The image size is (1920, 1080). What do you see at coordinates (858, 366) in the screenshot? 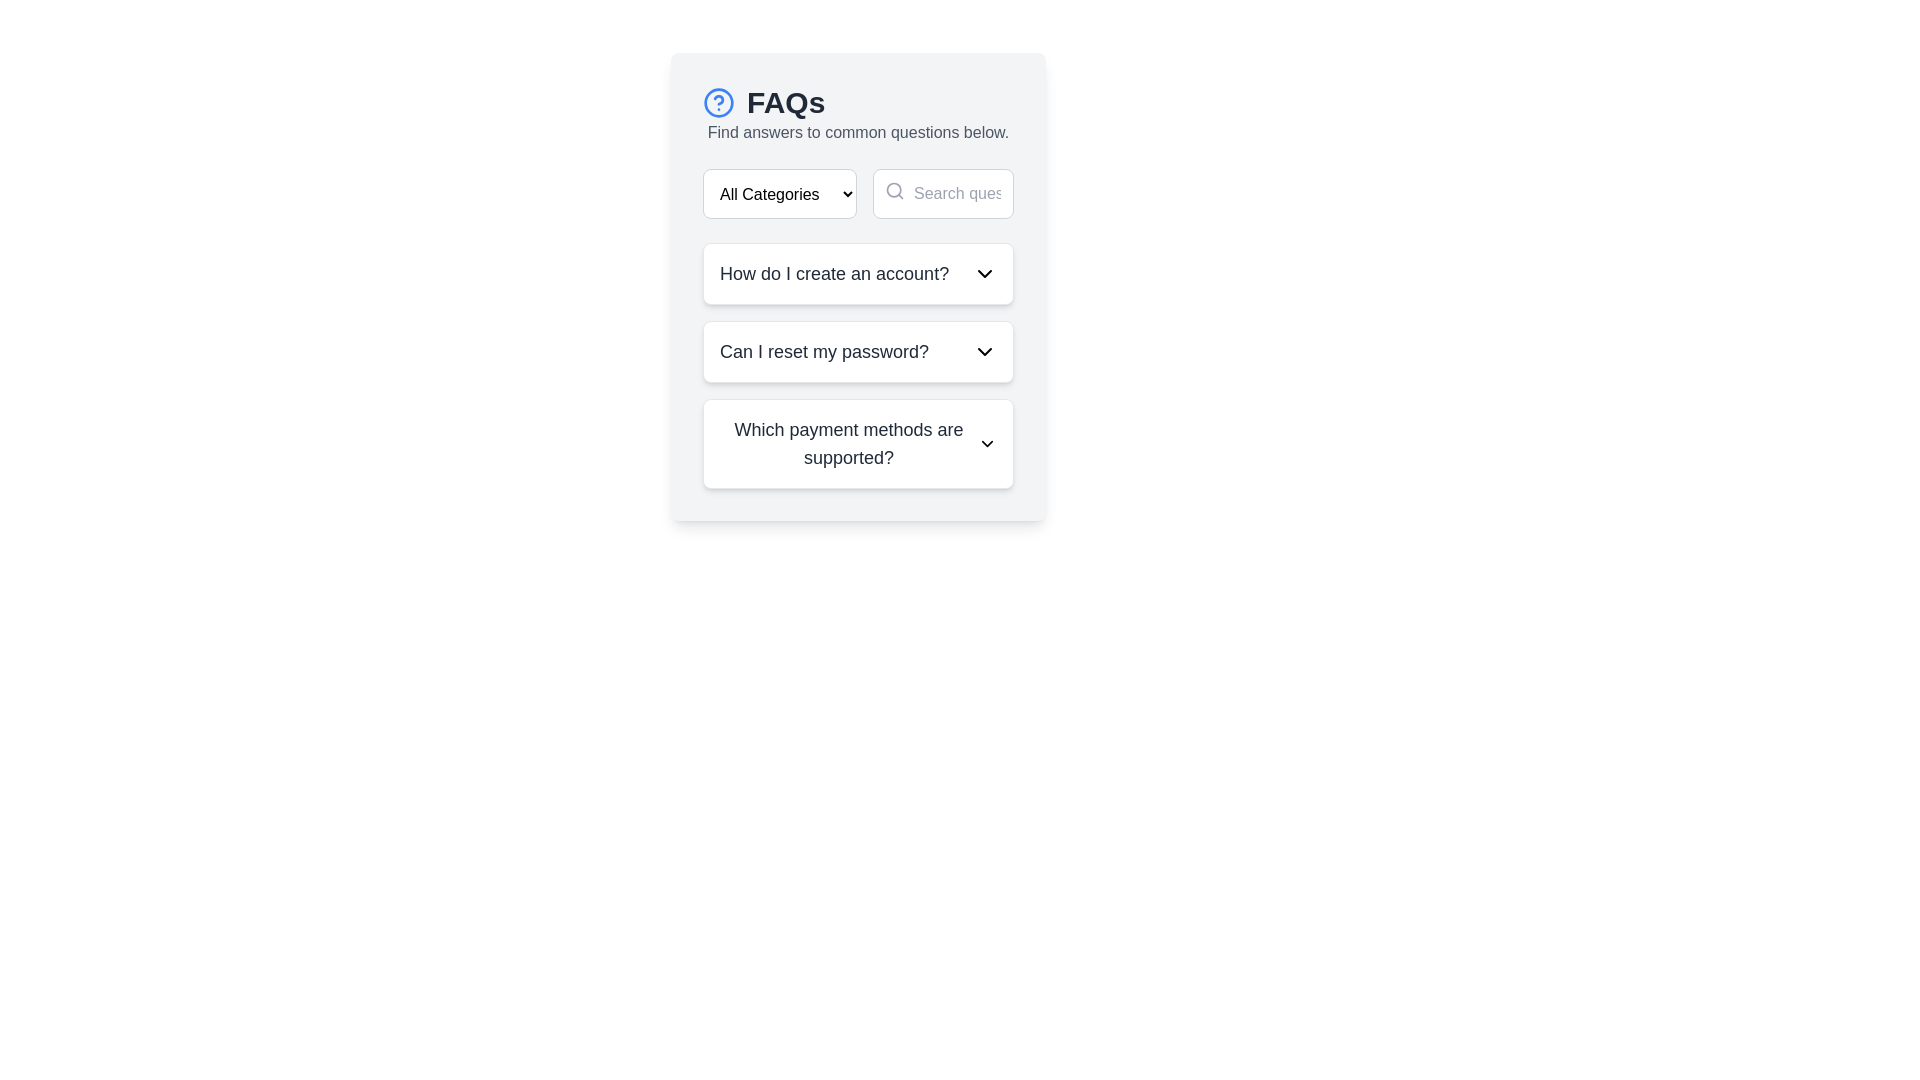
I see `the second Collapsible FAQ item labeled 'Can I reset my password?'` at bounding box center [858, 366].